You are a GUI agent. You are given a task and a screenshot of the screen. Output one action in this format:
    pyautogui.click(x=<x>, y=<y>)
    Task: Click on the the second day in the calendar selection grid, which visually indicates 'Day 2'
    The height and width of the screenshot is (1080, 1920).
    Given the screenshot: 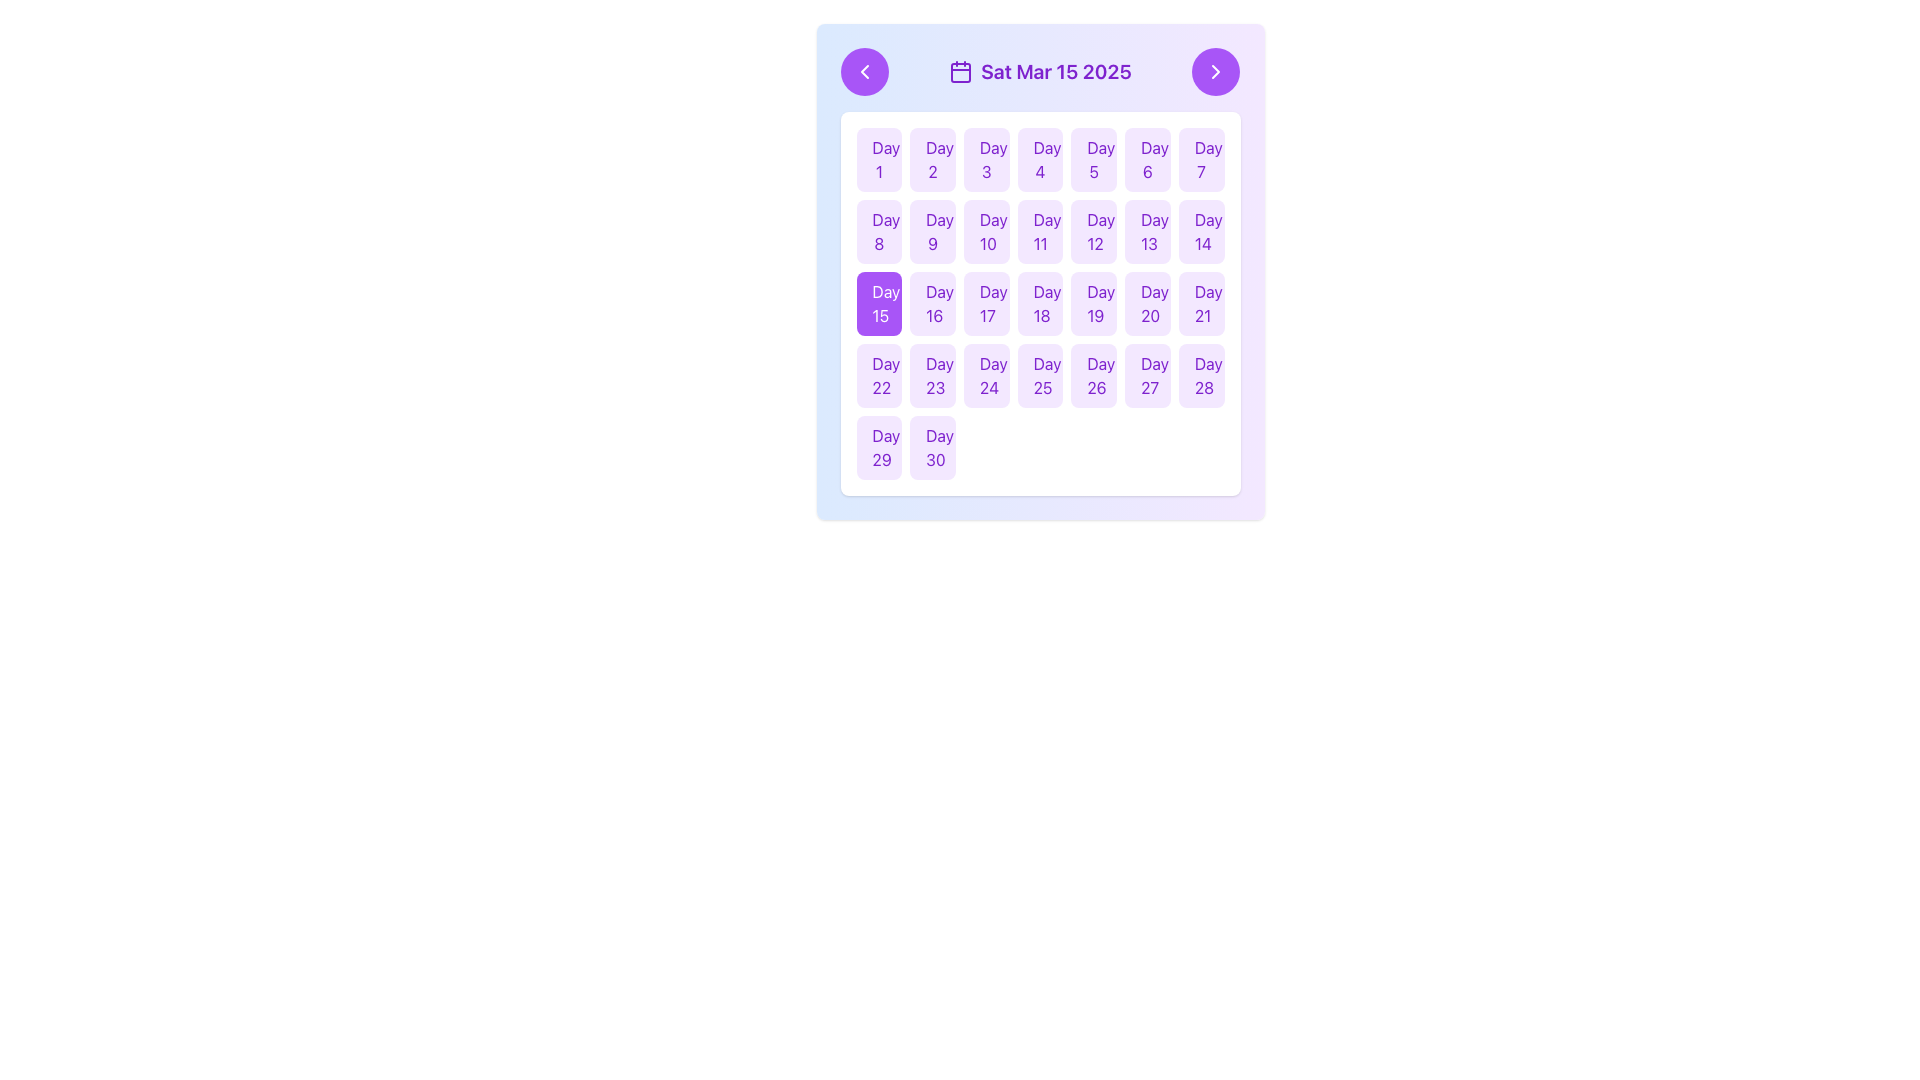 What is the action you would take?
    pyautogui.click(x=932, y=158)
    